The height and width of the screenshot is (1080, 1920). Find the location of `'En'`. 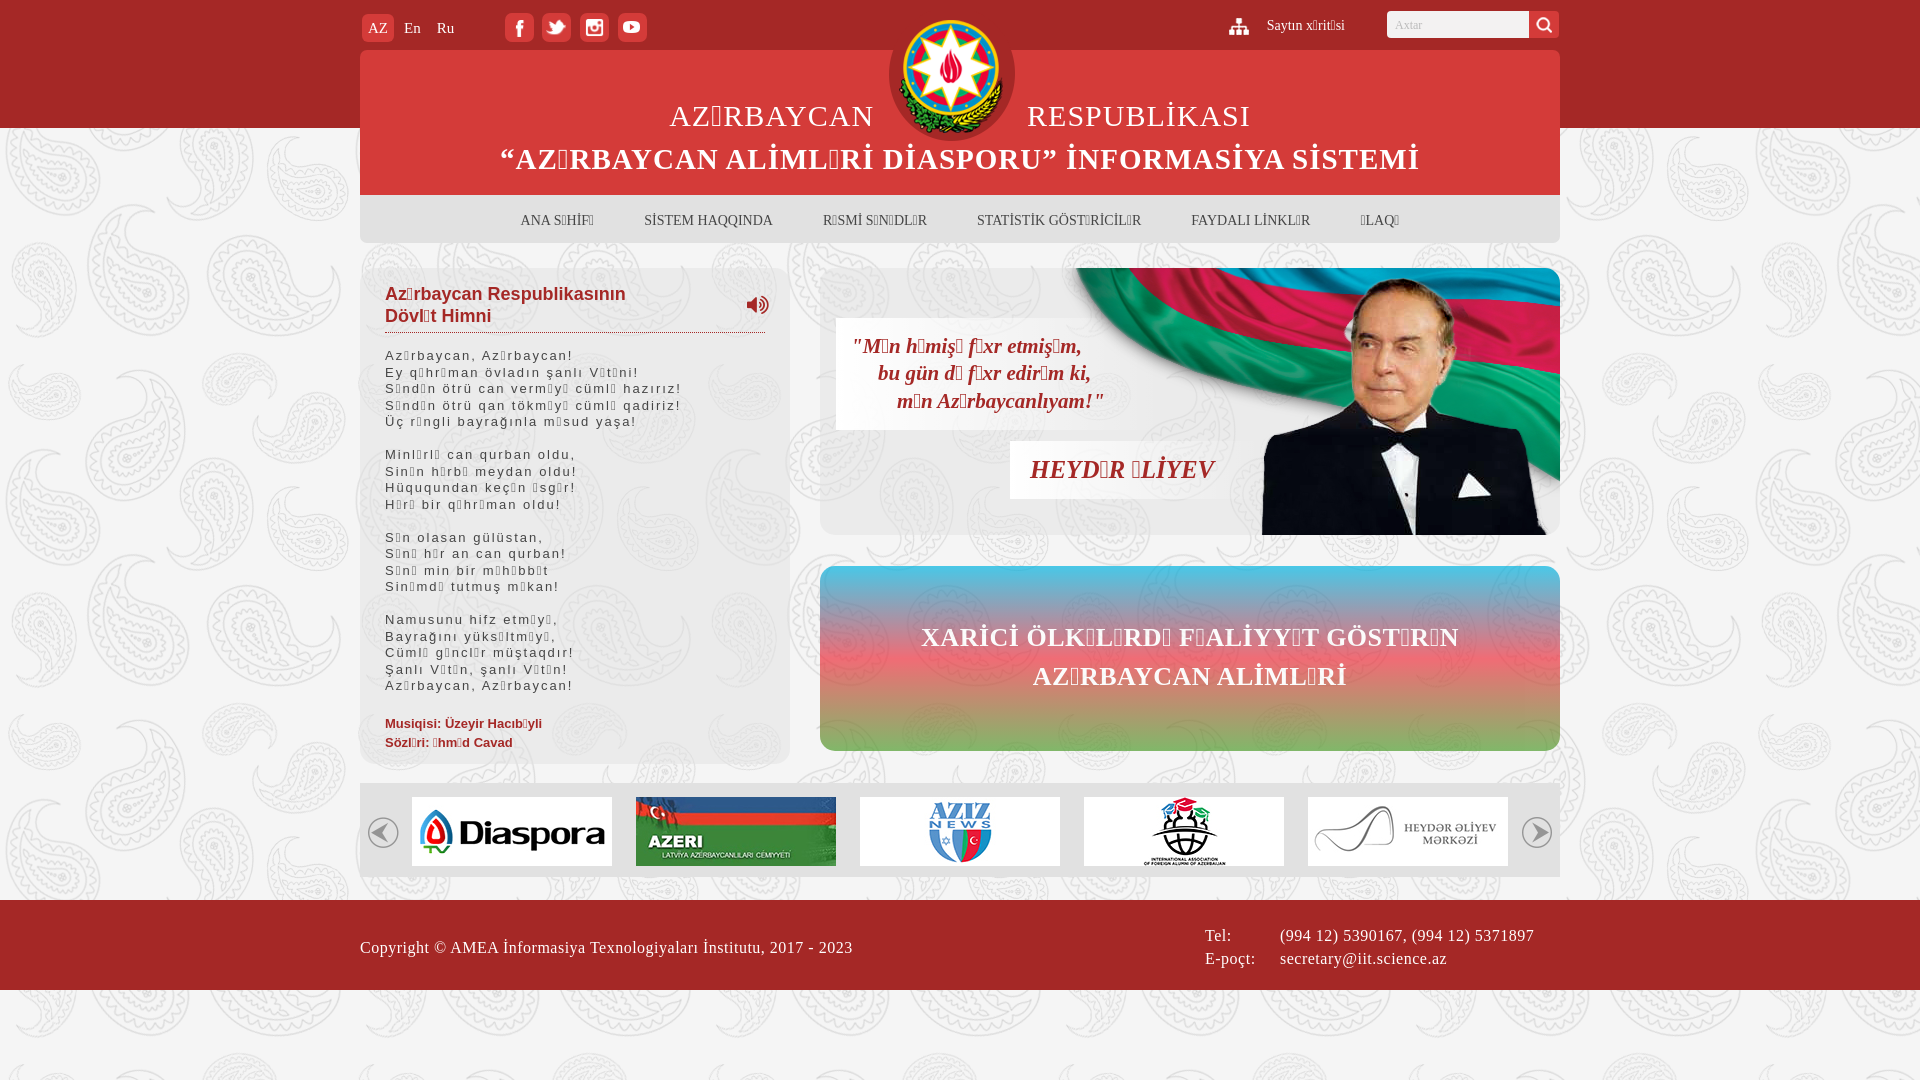

'En' is located at coordinates (411, 27).